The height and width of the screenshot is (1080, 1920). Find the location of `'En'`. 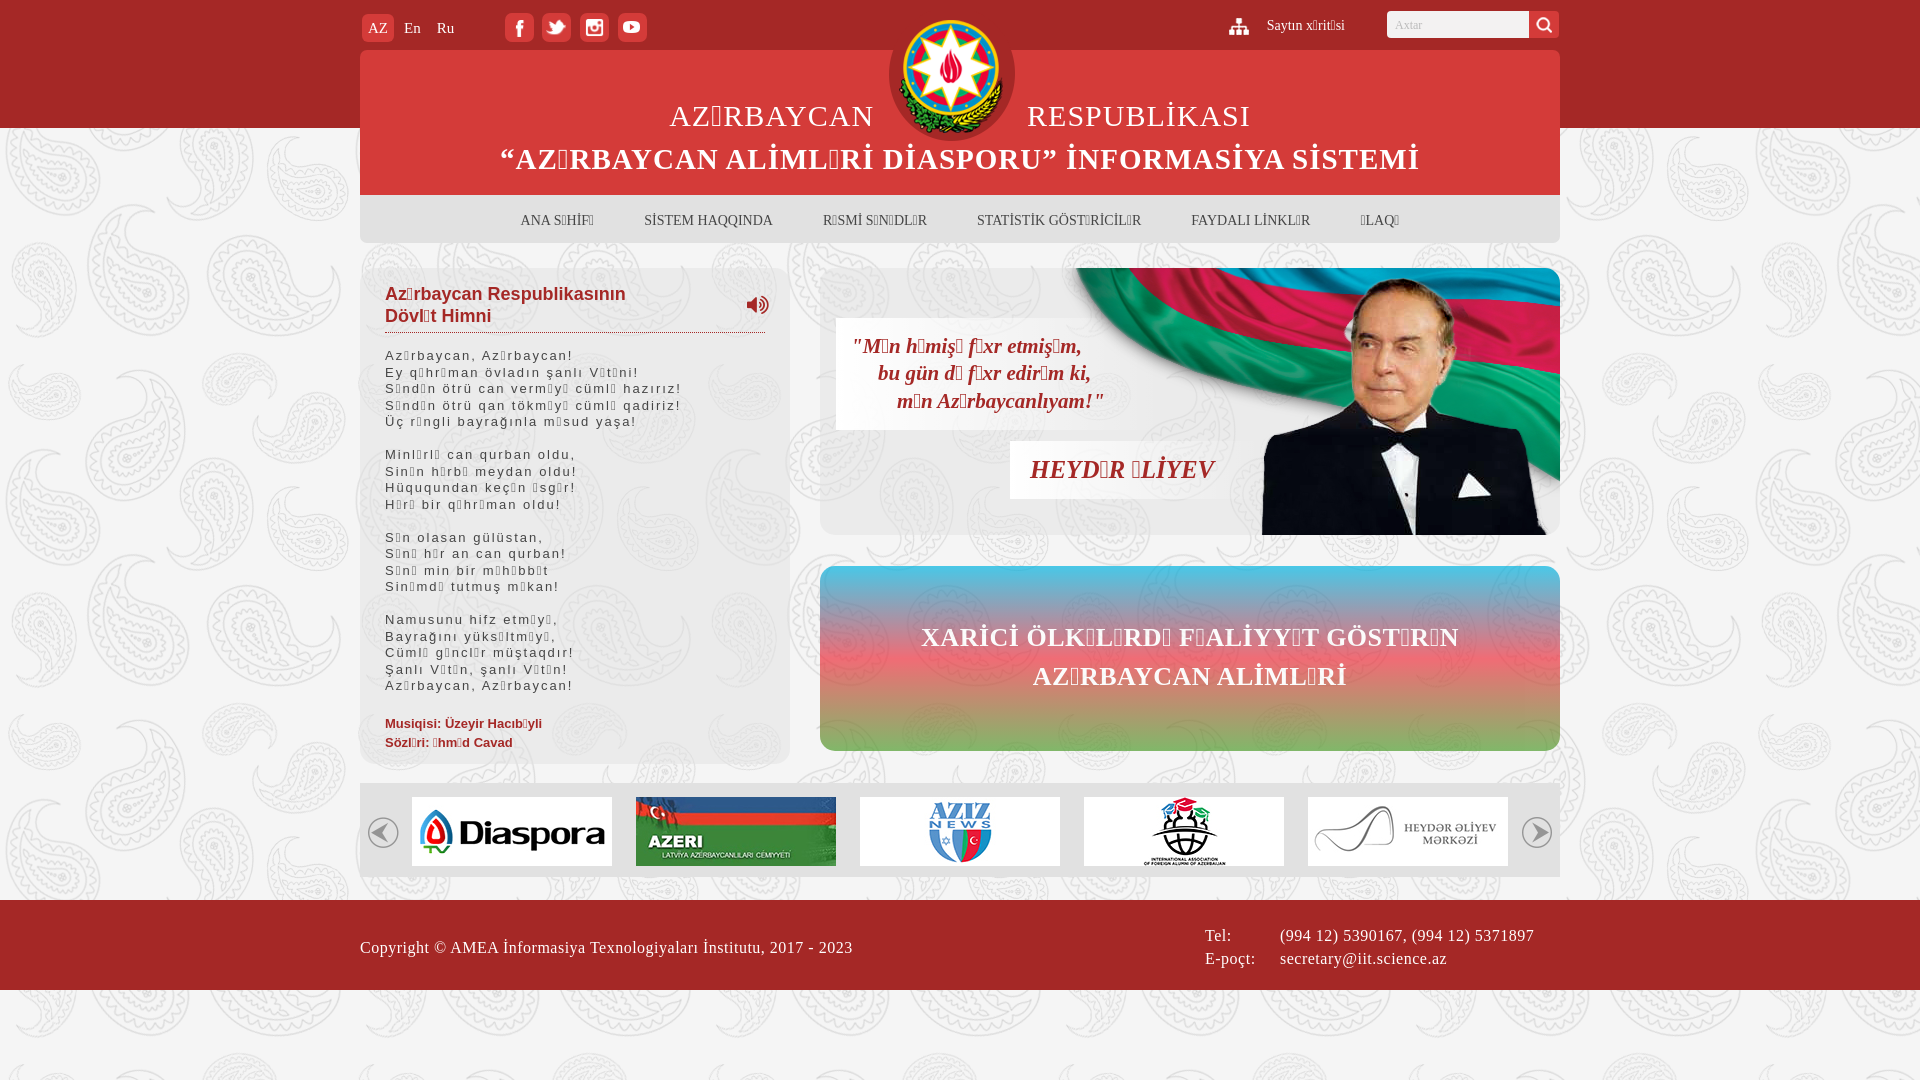

'En' is located at coordinates (411, 27).